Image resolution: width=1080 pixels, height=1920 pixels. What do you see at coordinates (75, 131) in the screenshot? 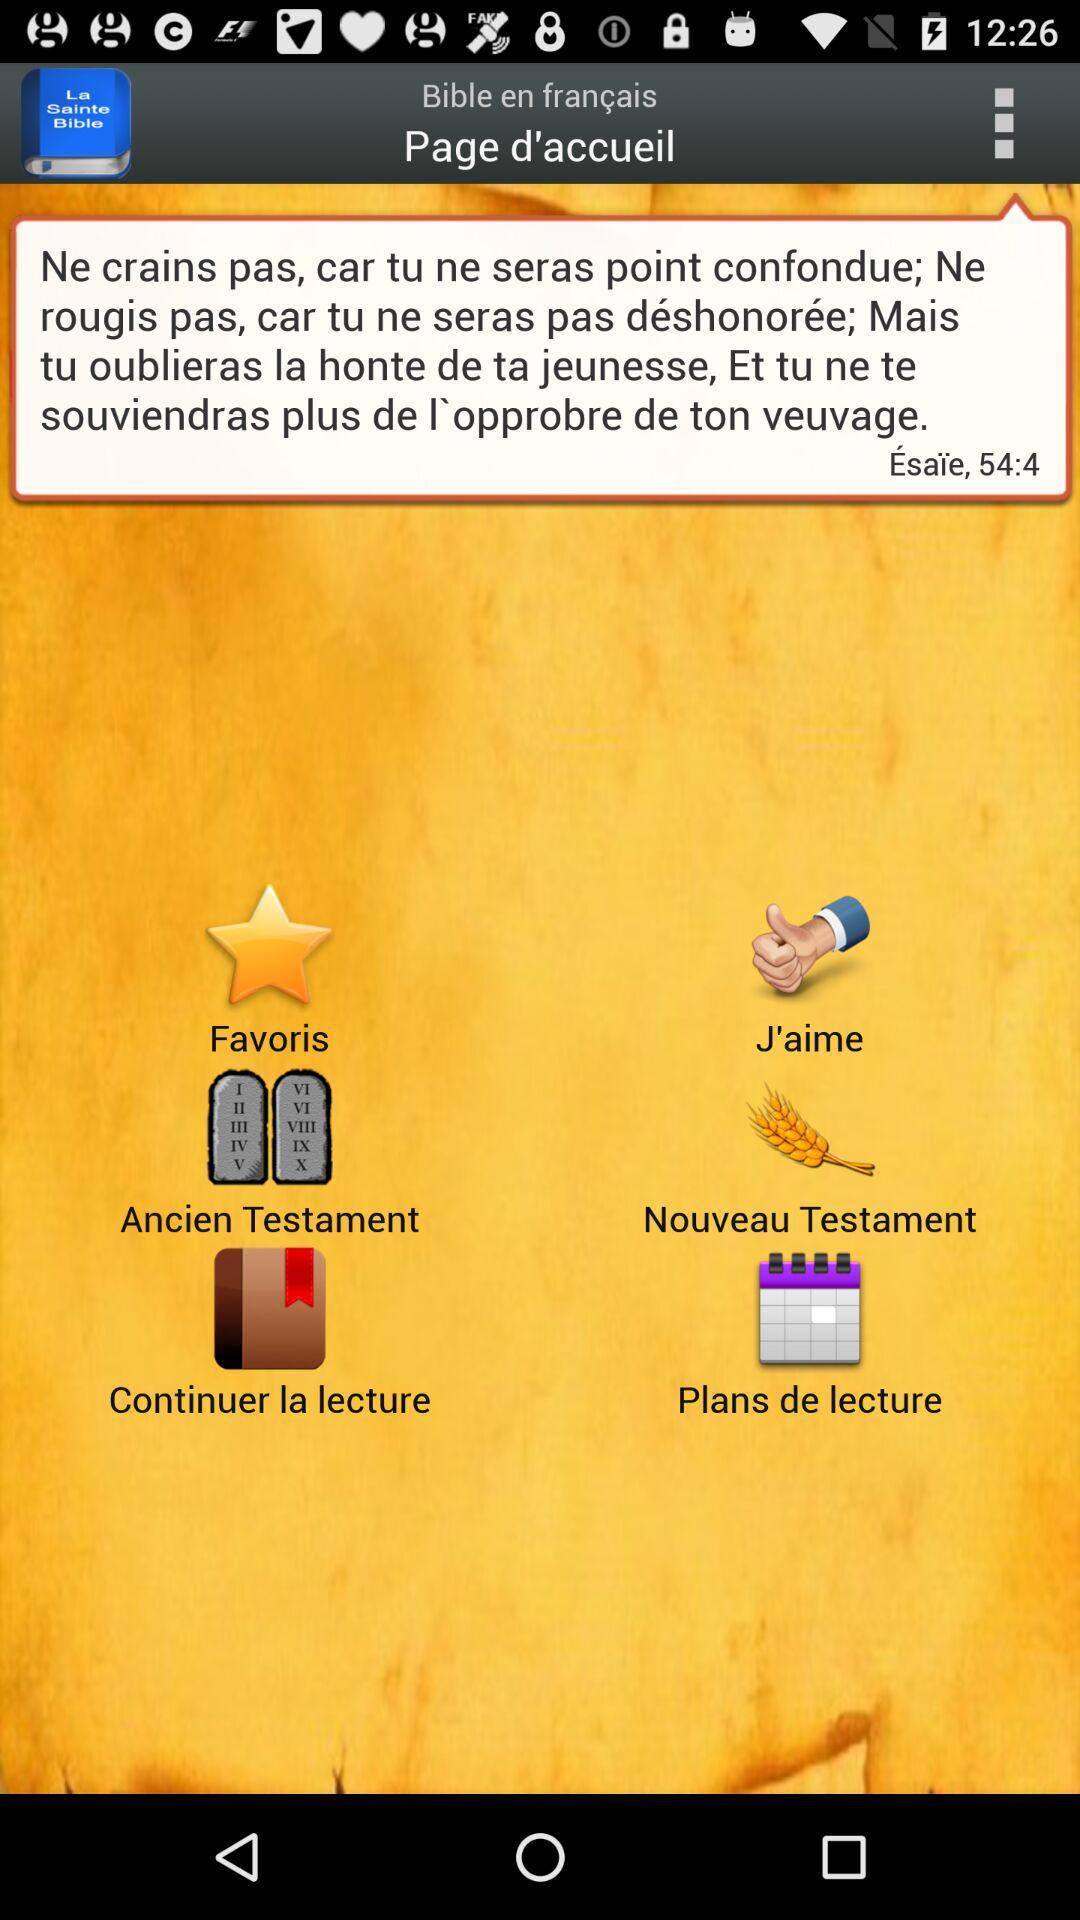
I see `the book icon` at bounding box center [75, 131].